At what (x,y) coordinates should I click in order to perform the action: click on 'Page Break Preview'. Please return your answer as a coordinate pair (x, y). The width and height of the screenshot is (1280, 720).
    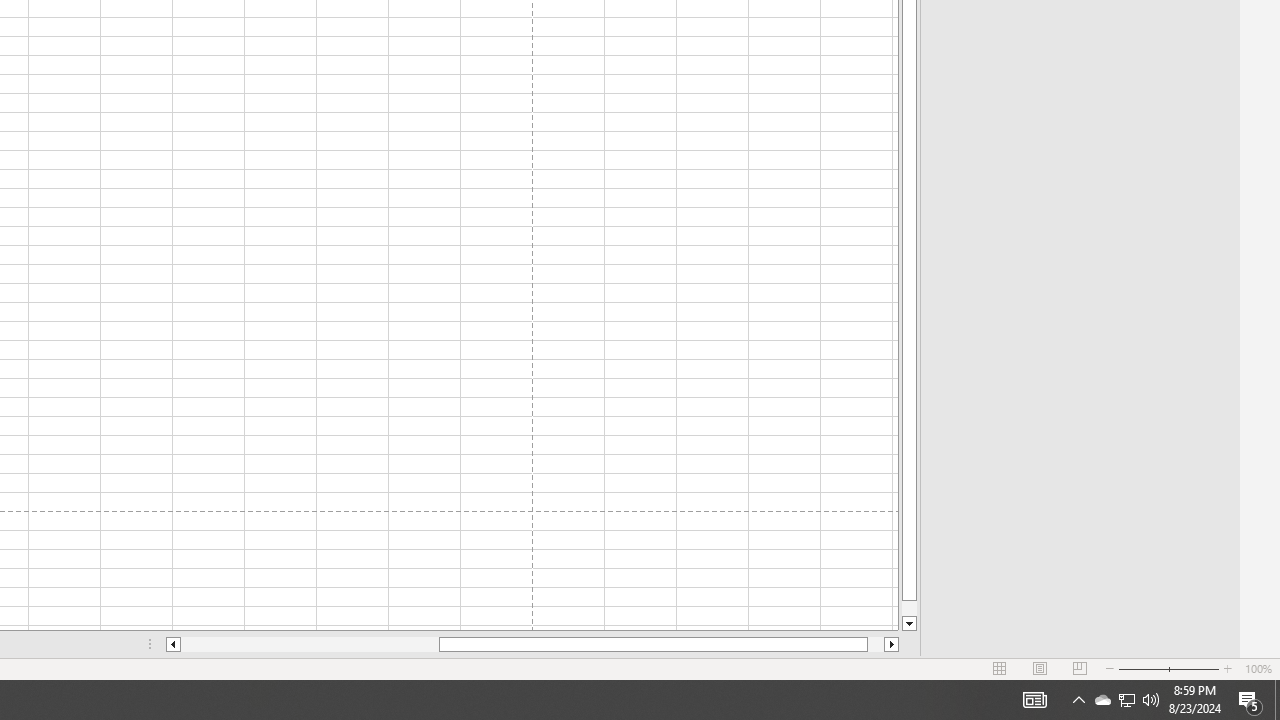
    Looking at the image, I should click on (1078, 669).